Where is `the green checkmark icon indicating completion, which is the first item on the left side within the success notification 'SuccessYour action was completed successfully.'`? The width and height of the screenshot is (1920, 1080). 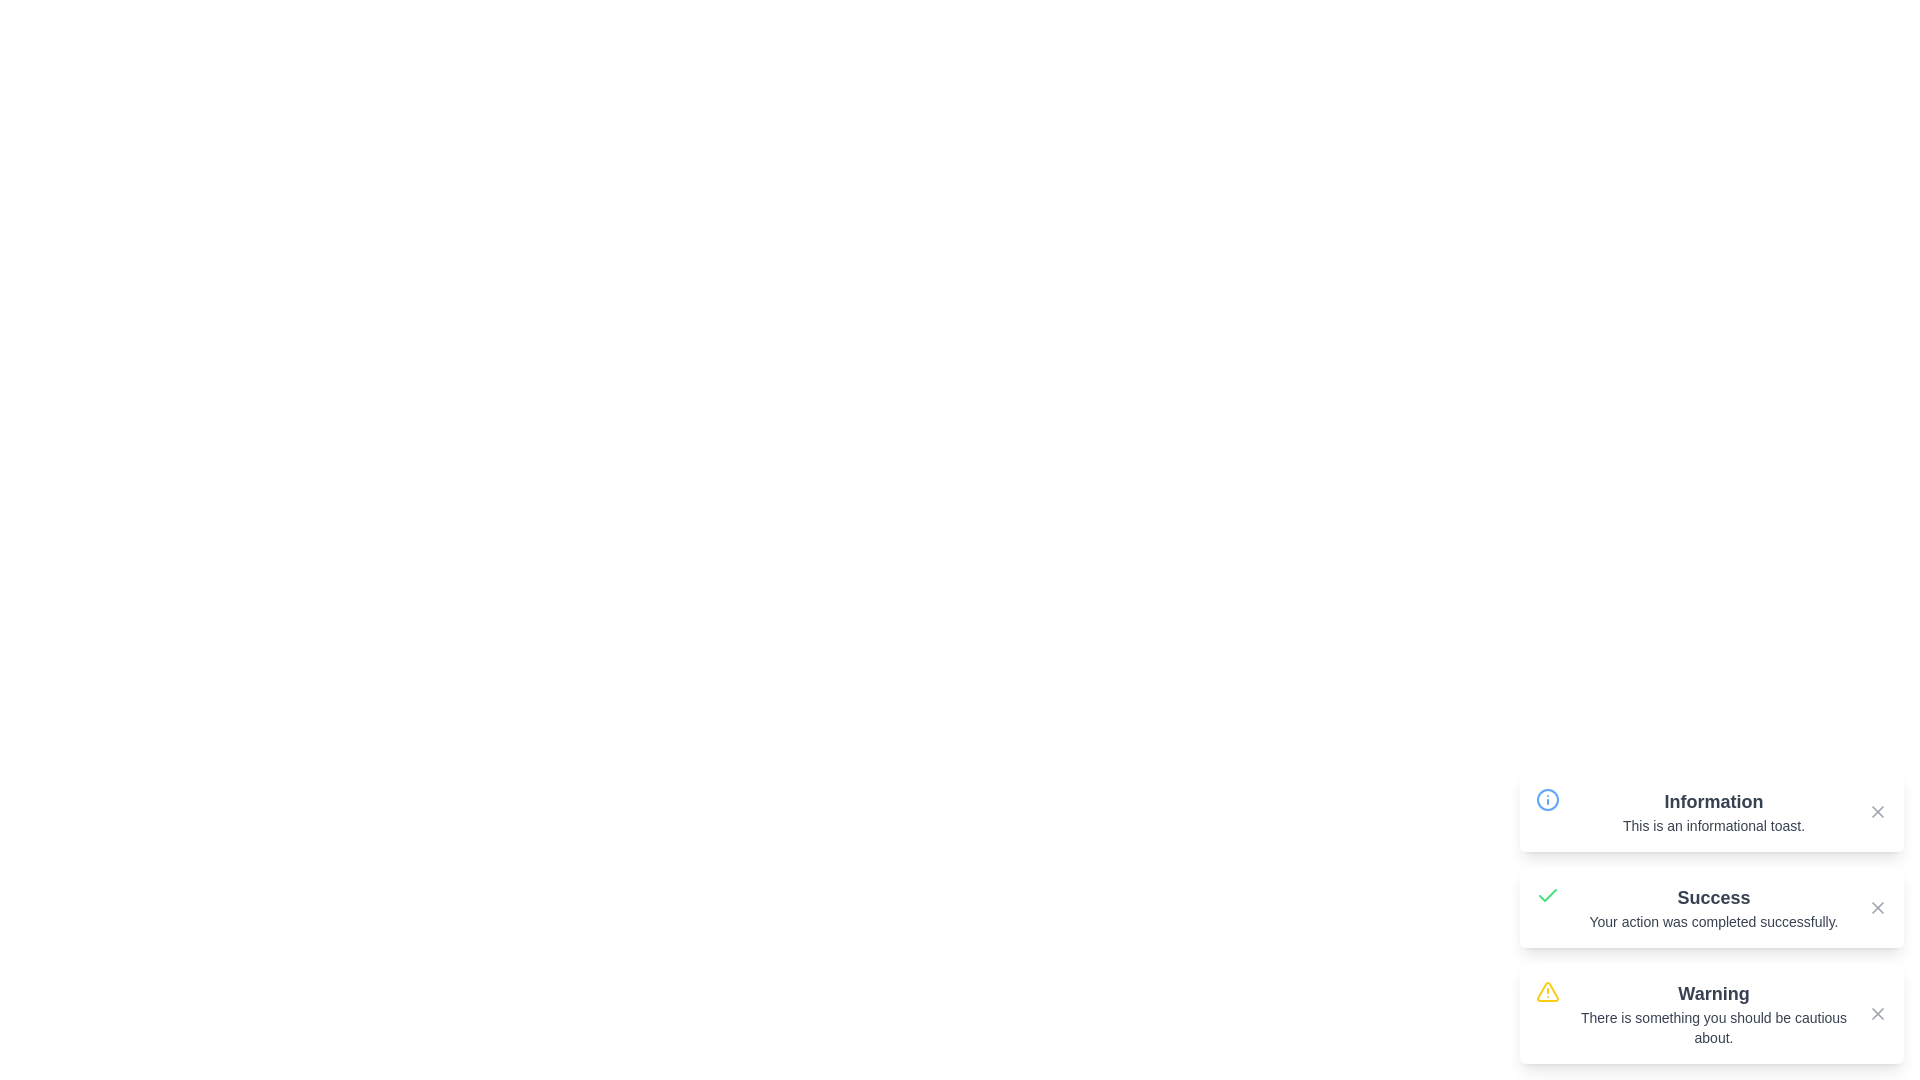 the green checkmark icon indicating completion, which is the first item on the left side within the success notification 'SuccessYour action was completed successfully.' is located at coordinates (1547, 907).